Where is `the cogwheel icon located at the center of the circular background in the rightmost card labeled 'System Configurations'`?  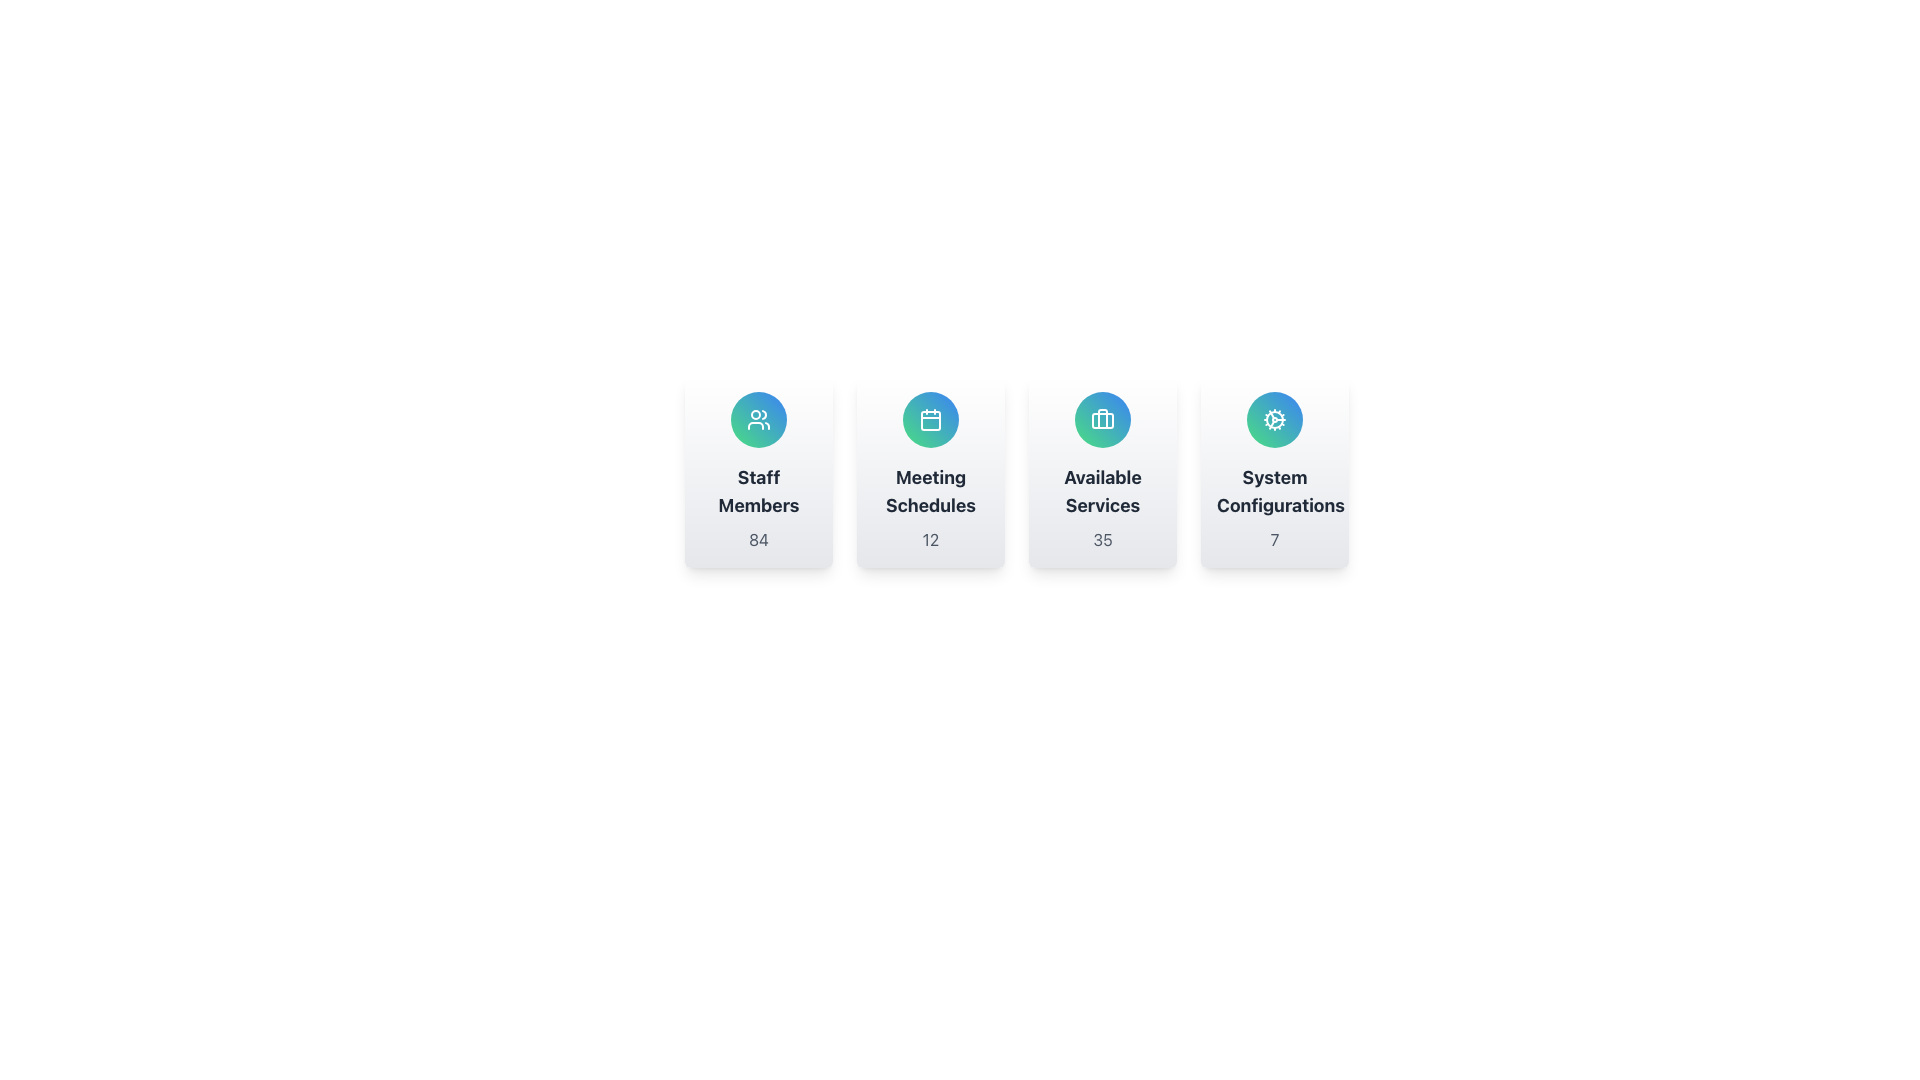 the cogwheel icon located at the center of the circular background in the rightmost card labeled 'System Configurations' is located at coordinates (1274, 419).